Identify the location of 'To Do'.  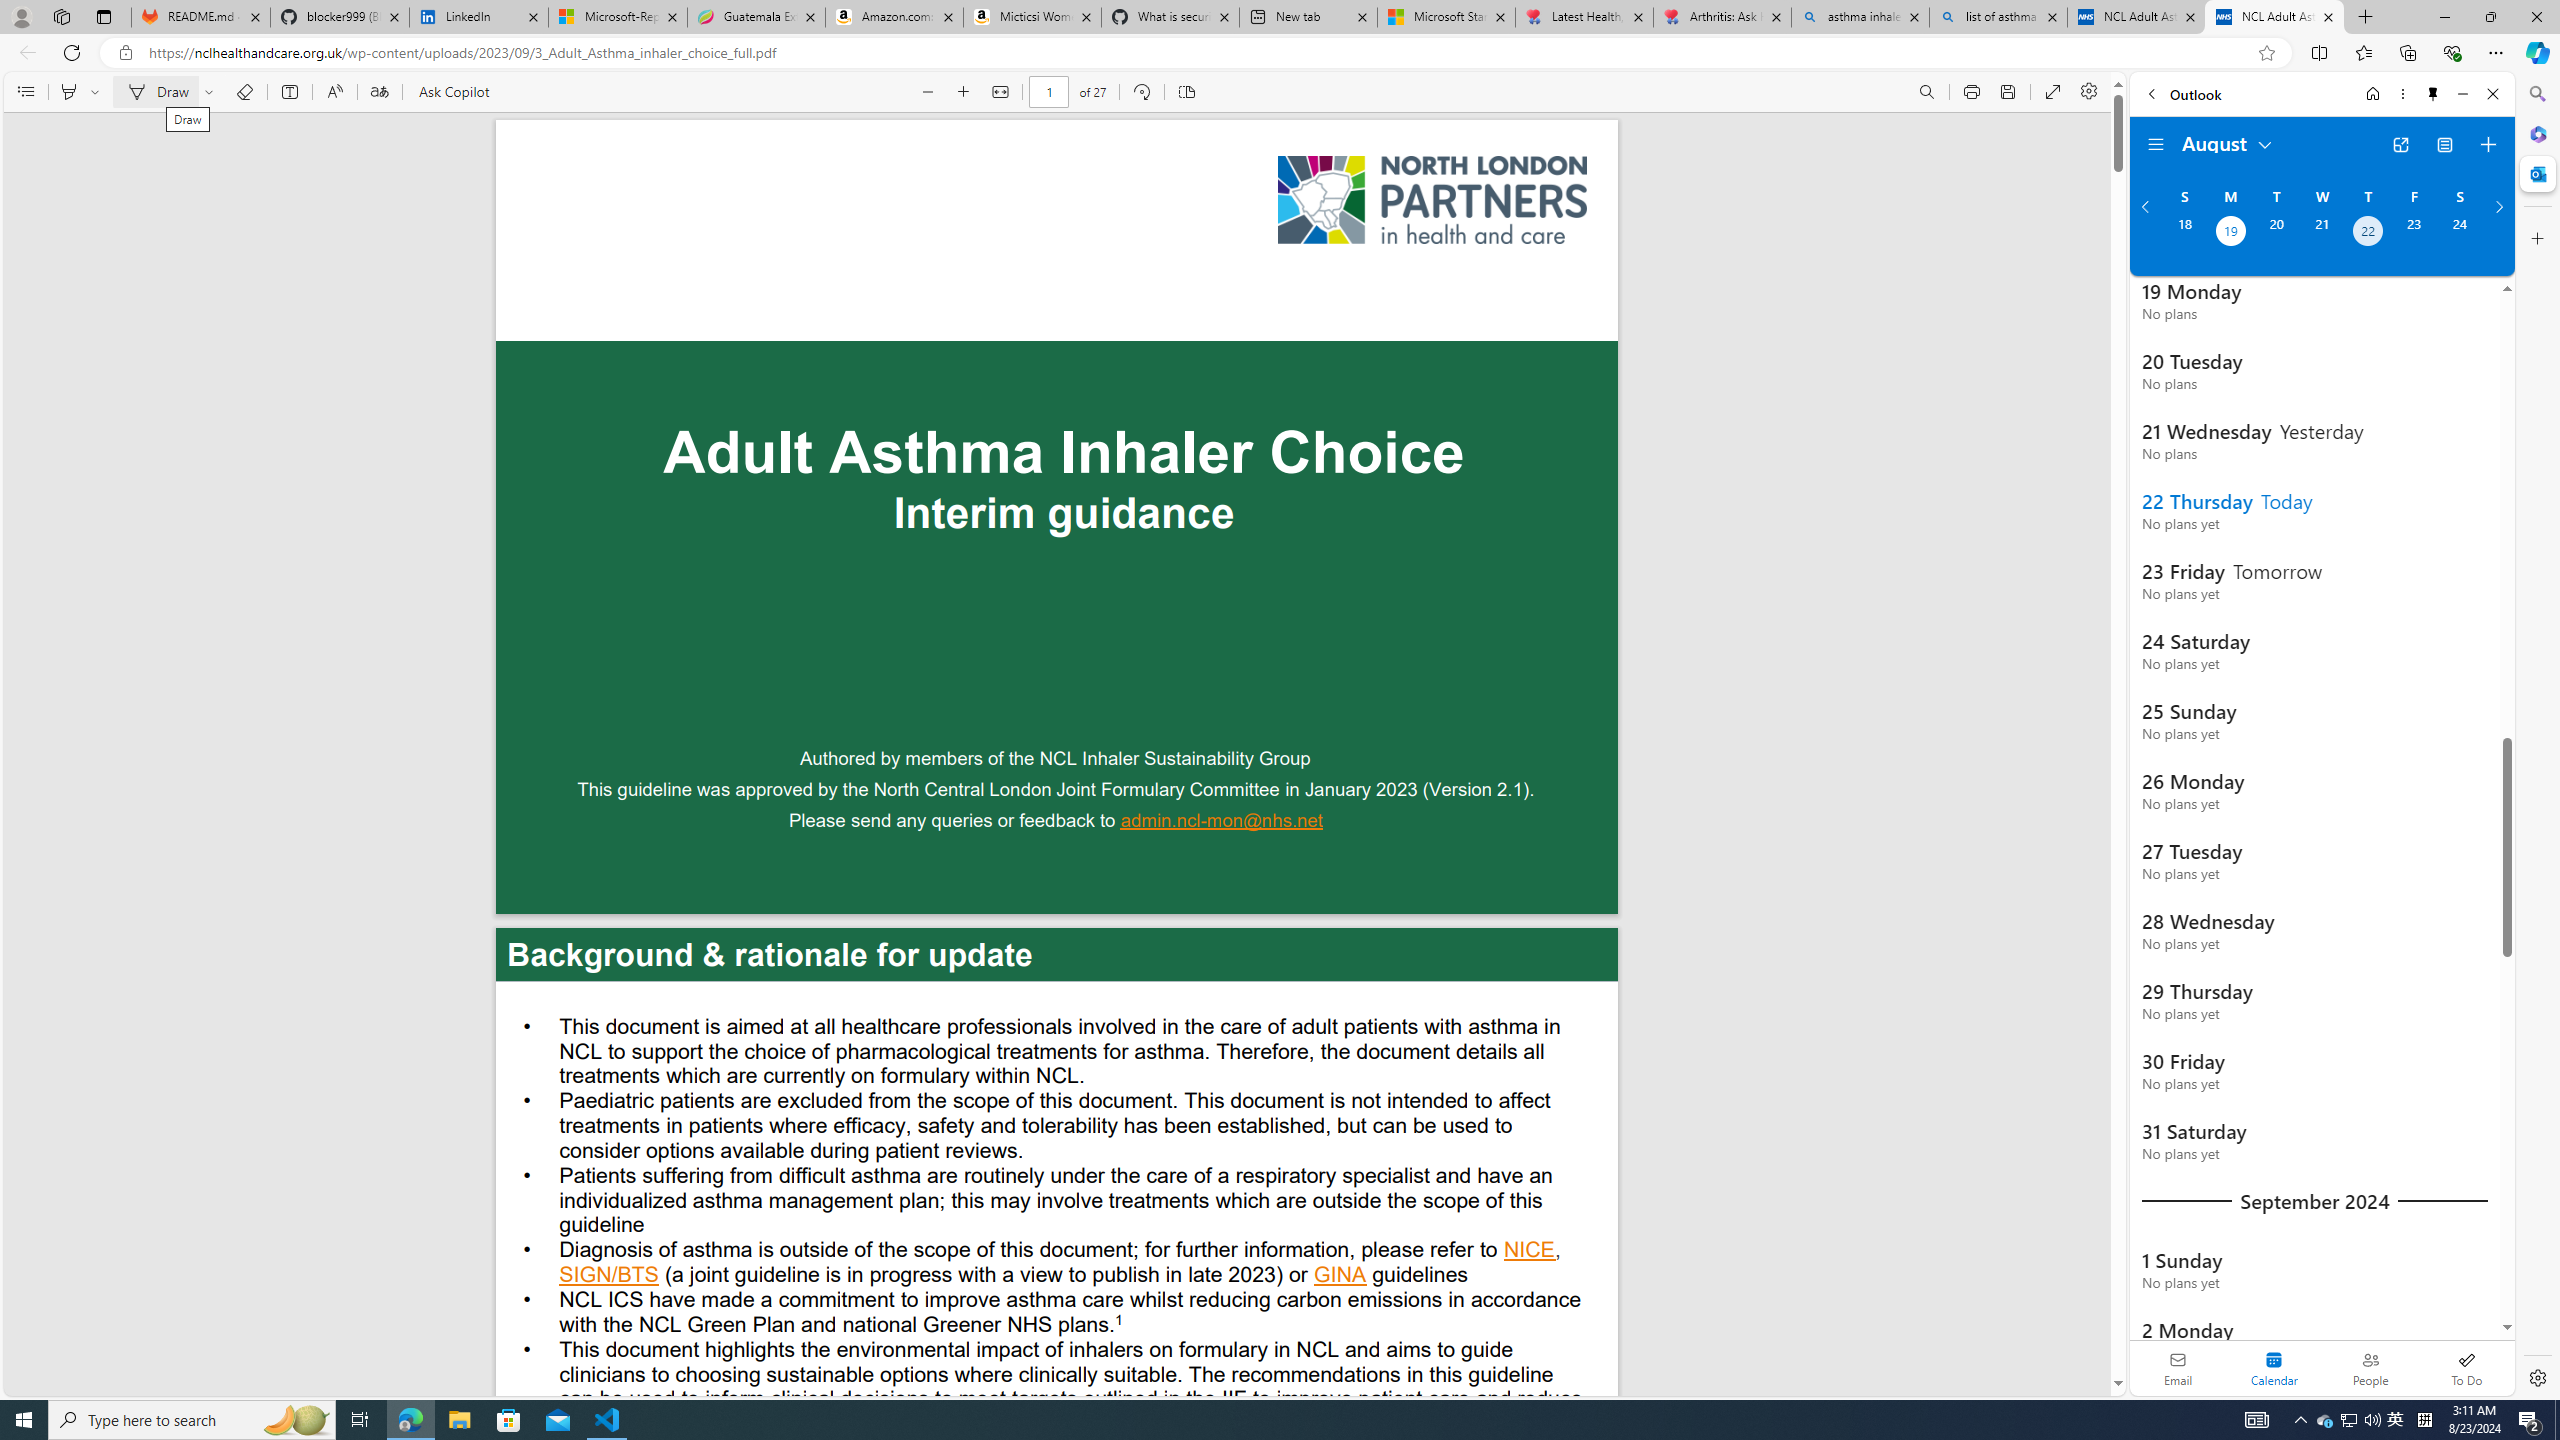
(2466, 1367).